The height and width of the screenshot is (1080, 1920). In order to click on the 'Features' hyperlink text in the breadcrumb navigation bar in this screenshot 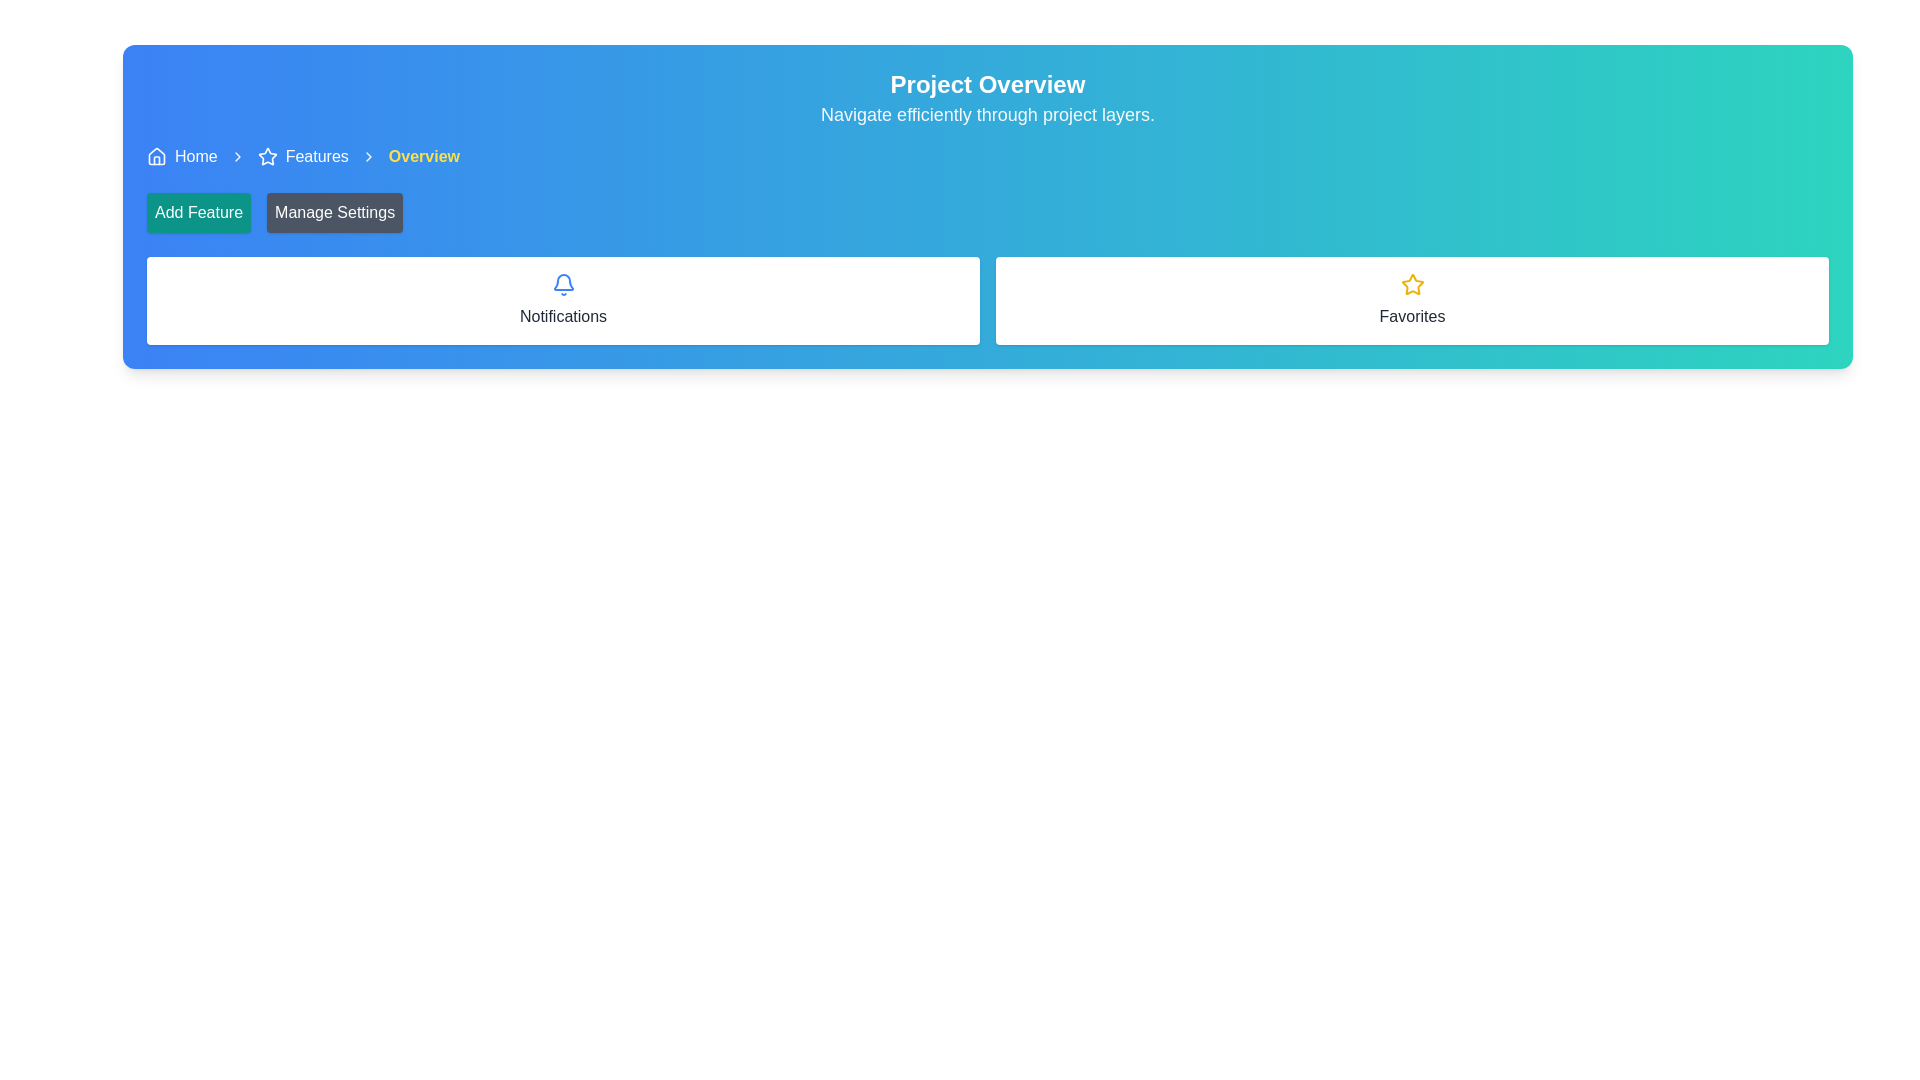, I will do `click(315, 156)`.